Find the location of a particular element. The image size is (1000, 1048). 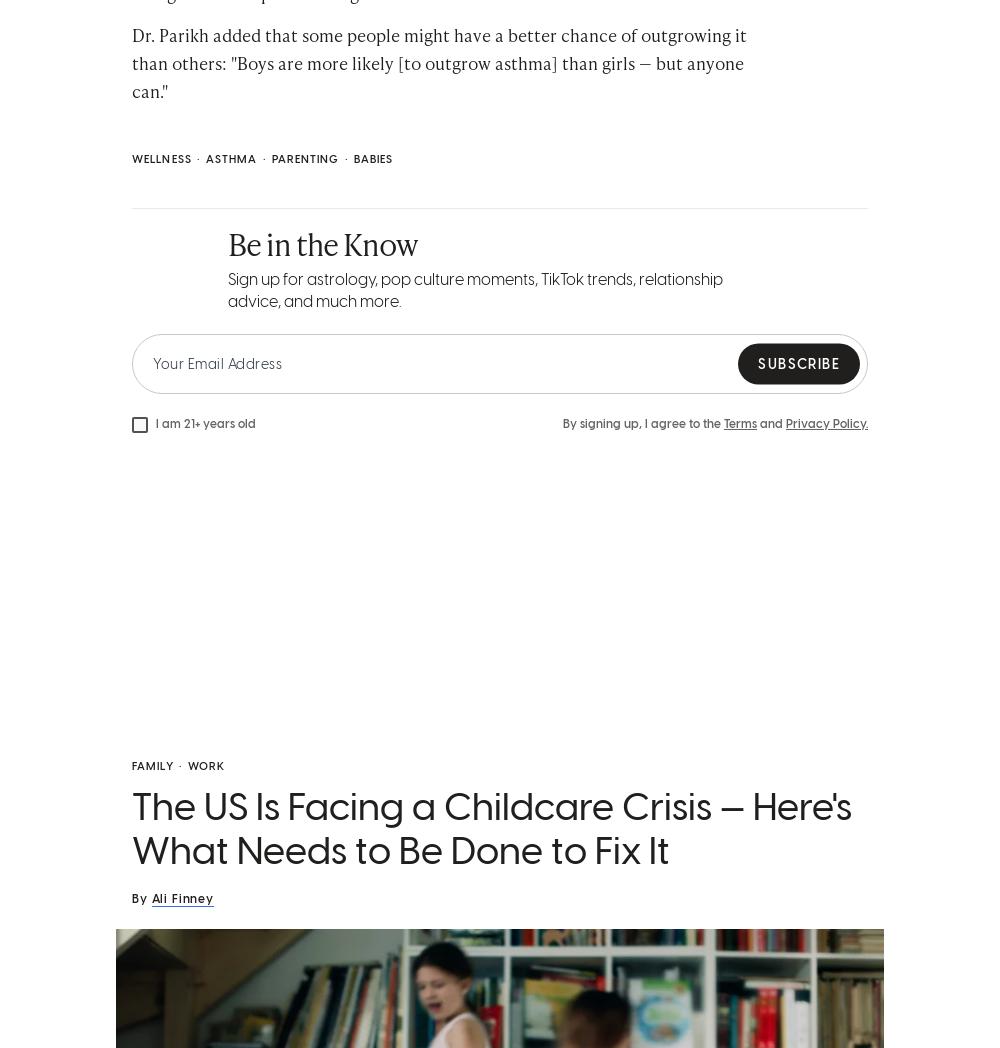

'The US Is Facing a Childcare Crisis — Here's What Needs to Be Done to Fix It' is located at coordinates (491, 827).